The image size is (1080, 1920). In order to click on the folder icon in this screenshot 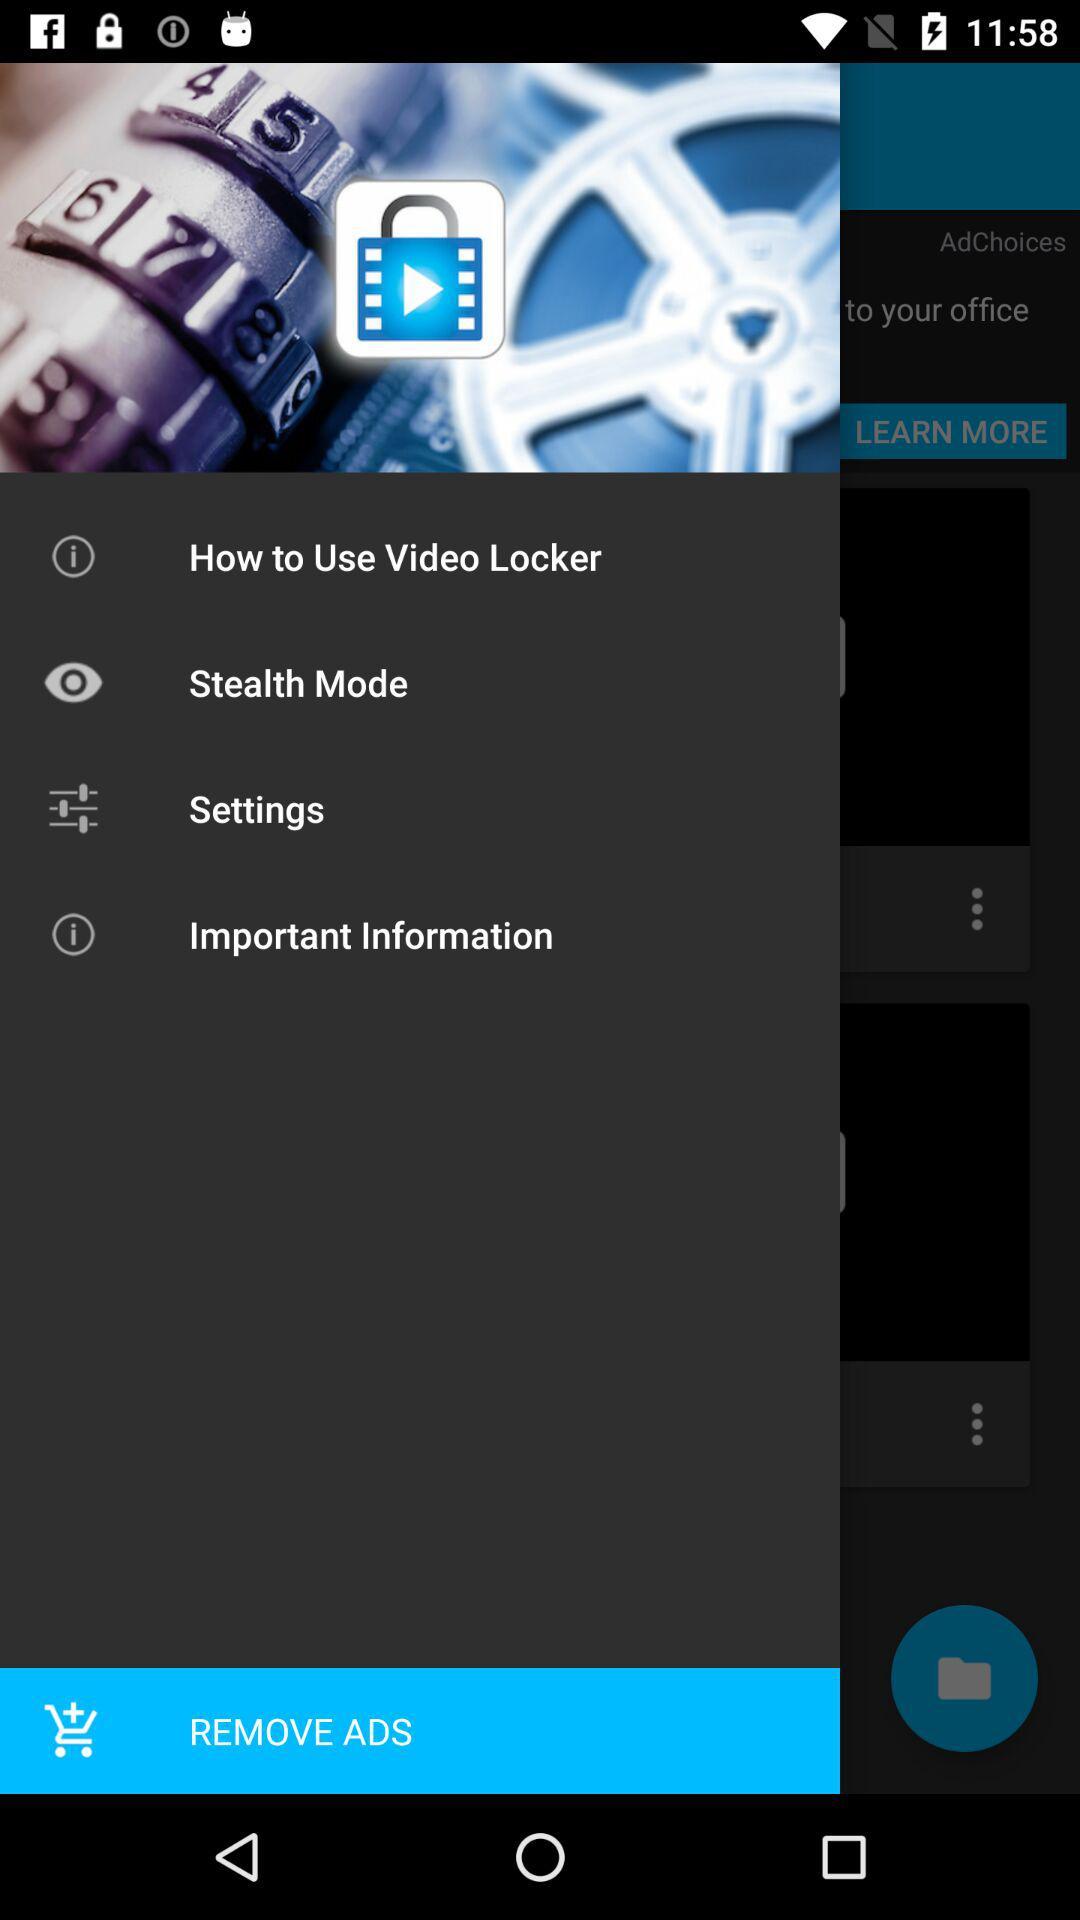, I will do `click(963, 1678)`.